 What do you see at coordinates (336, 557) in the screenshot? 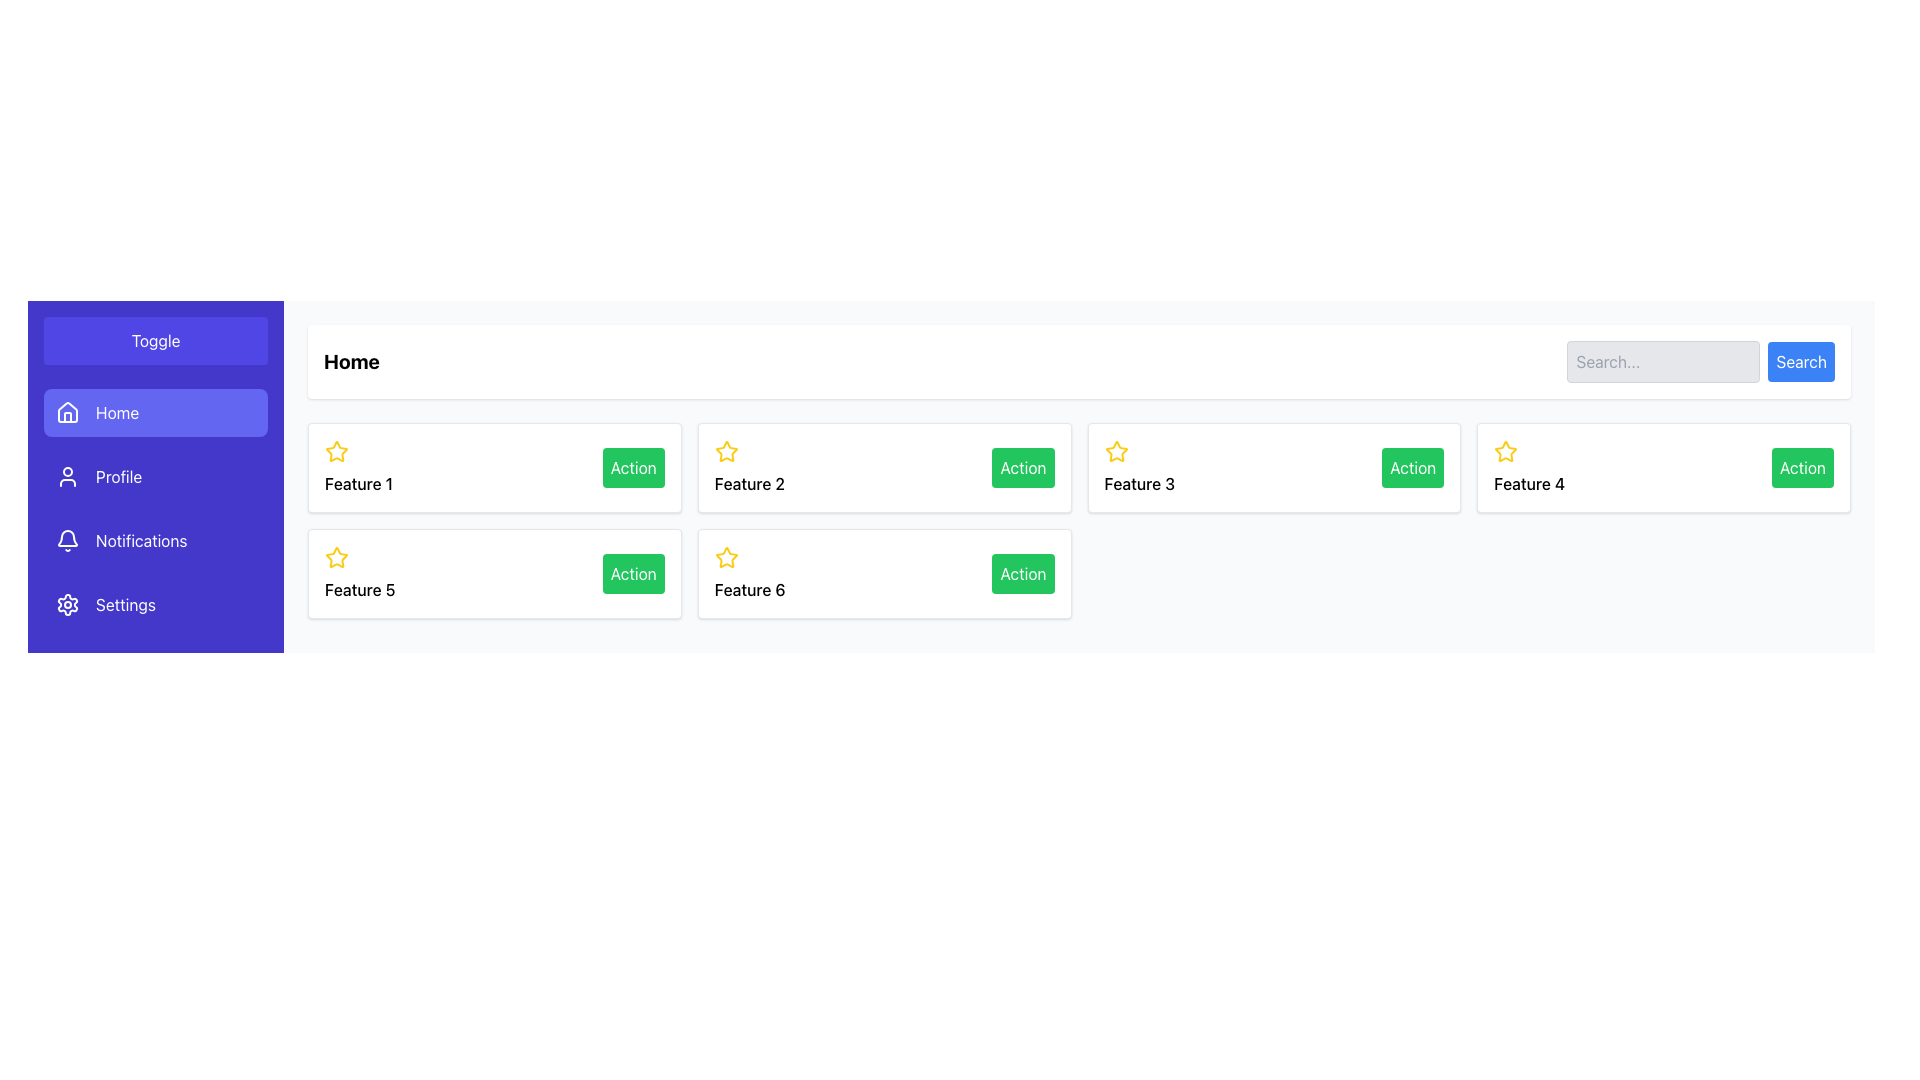
I see `the star icon with a yellow outline located in the second row of the grid, associated with 'Feature 6'` at bounding box center [336, 557].